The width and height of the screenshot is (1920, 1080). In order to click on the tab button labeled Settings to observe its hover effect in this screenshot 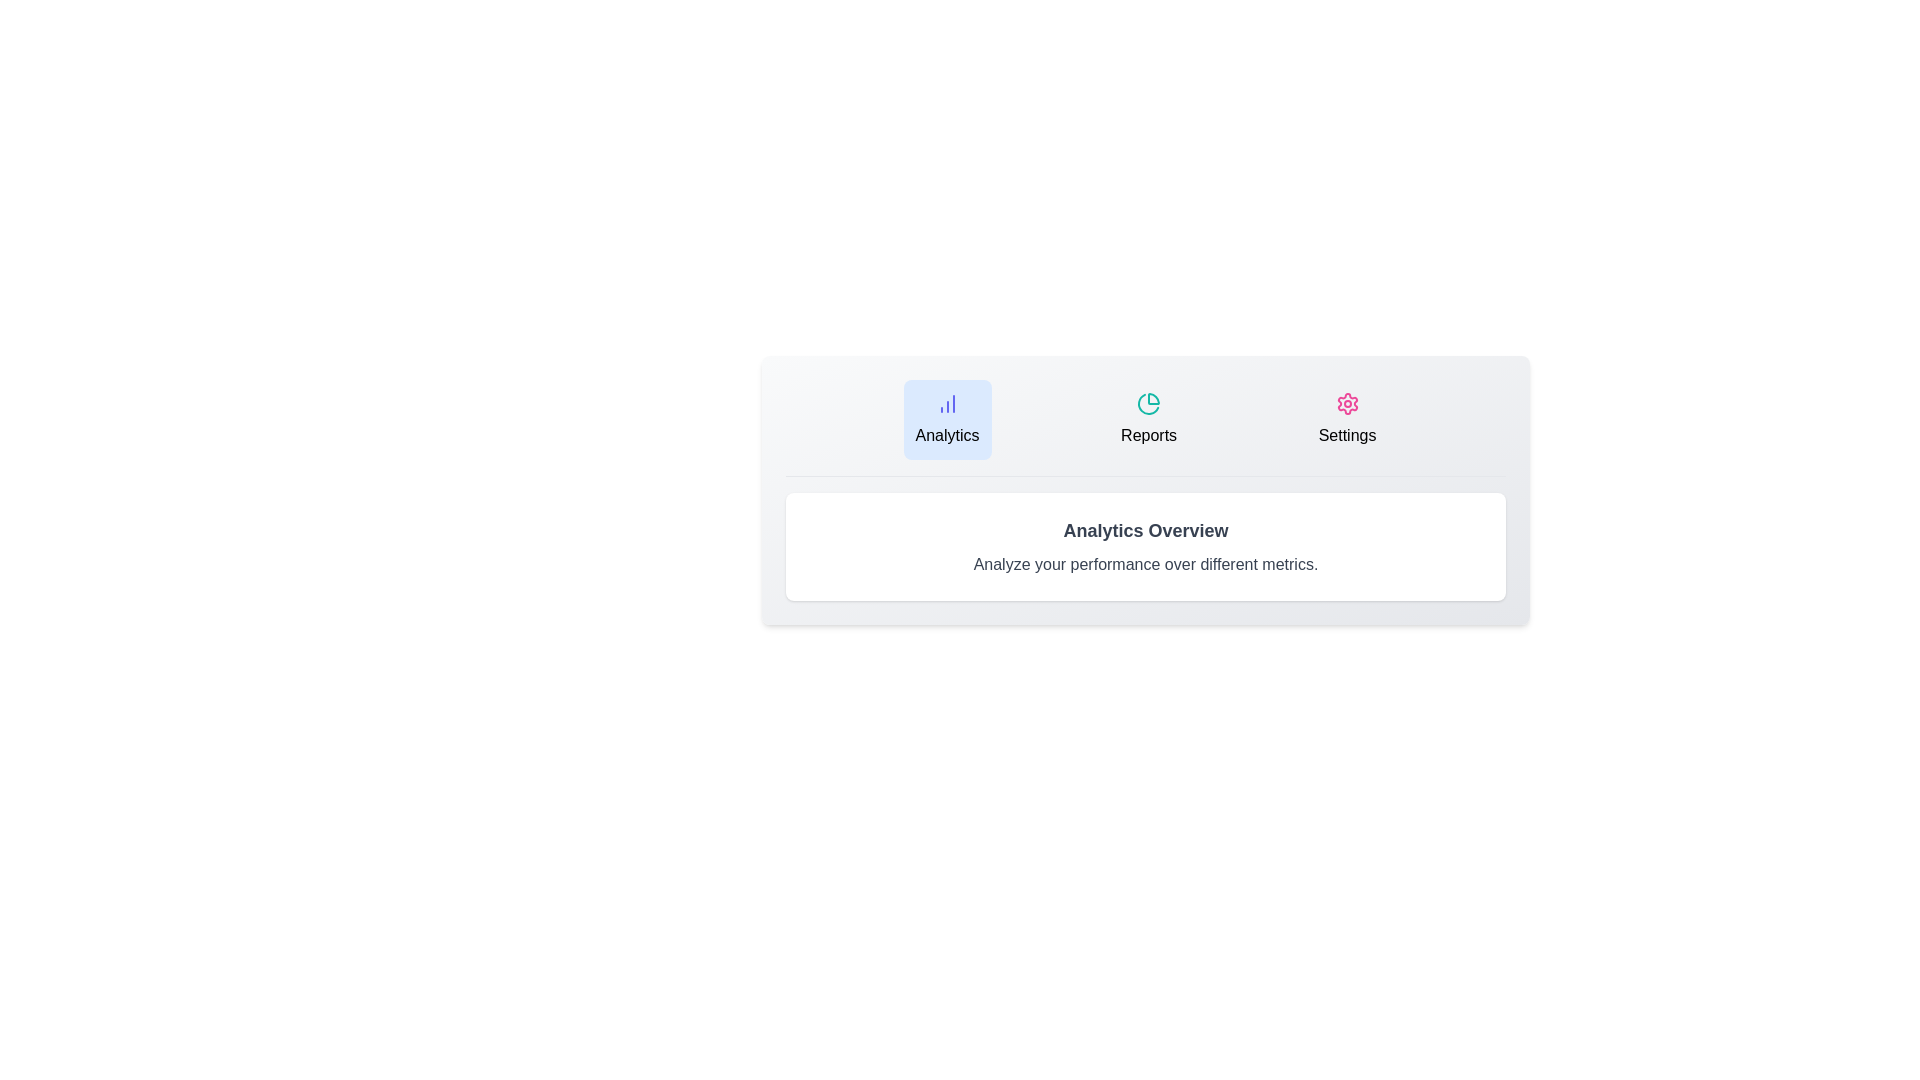, I will do `click(1347, 419)`.